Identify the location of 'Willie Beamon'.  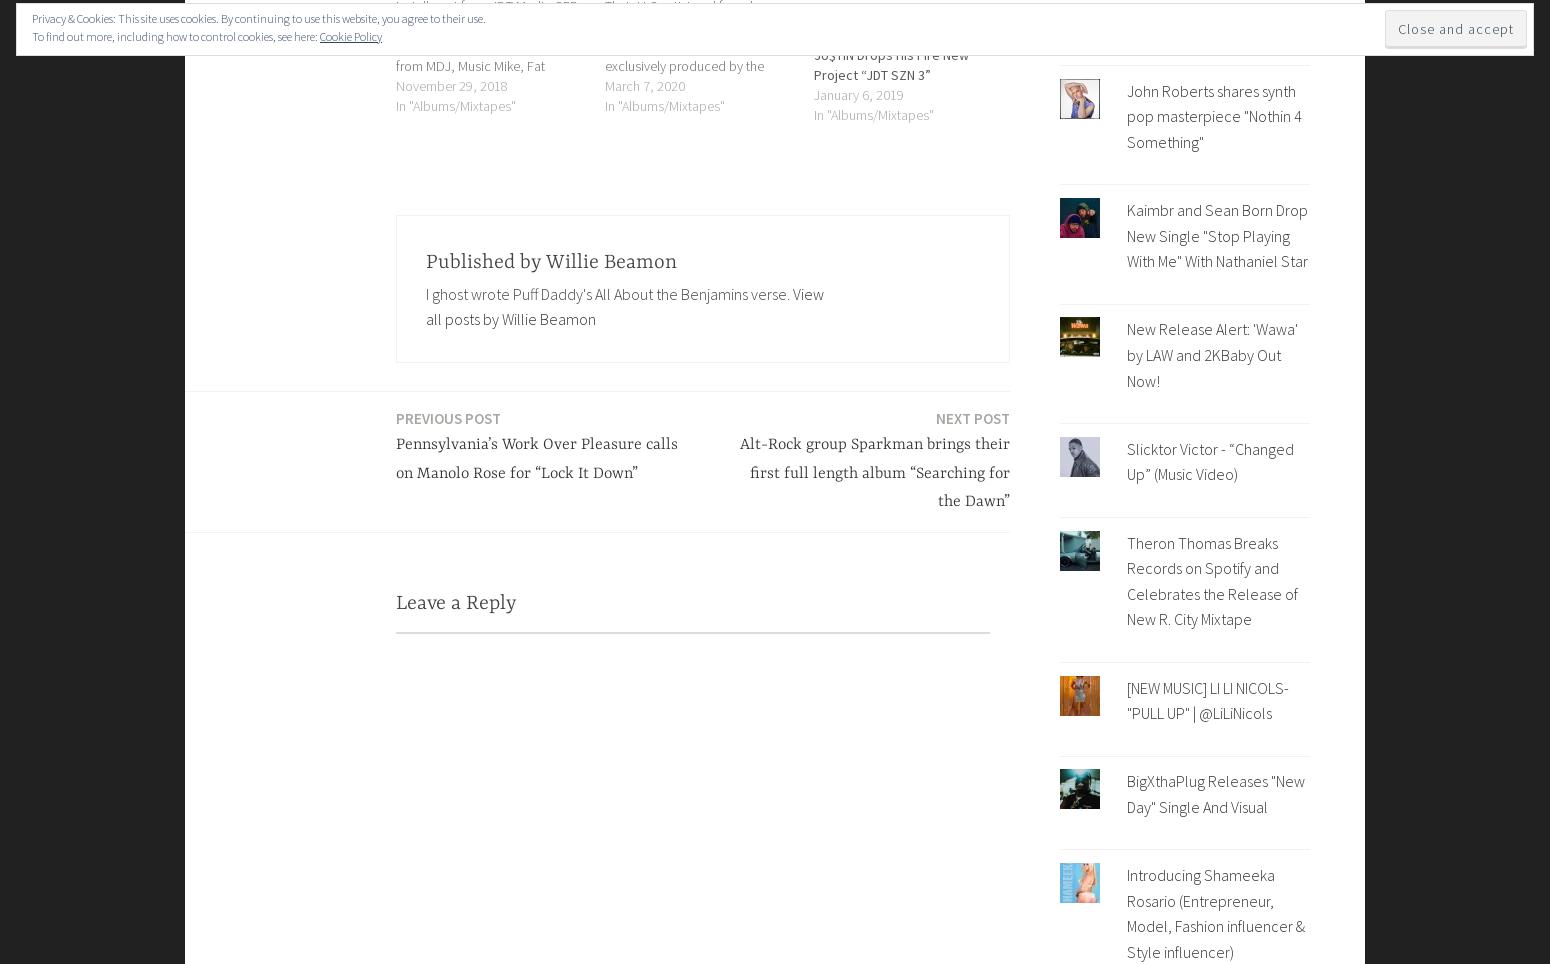
(544, 260).